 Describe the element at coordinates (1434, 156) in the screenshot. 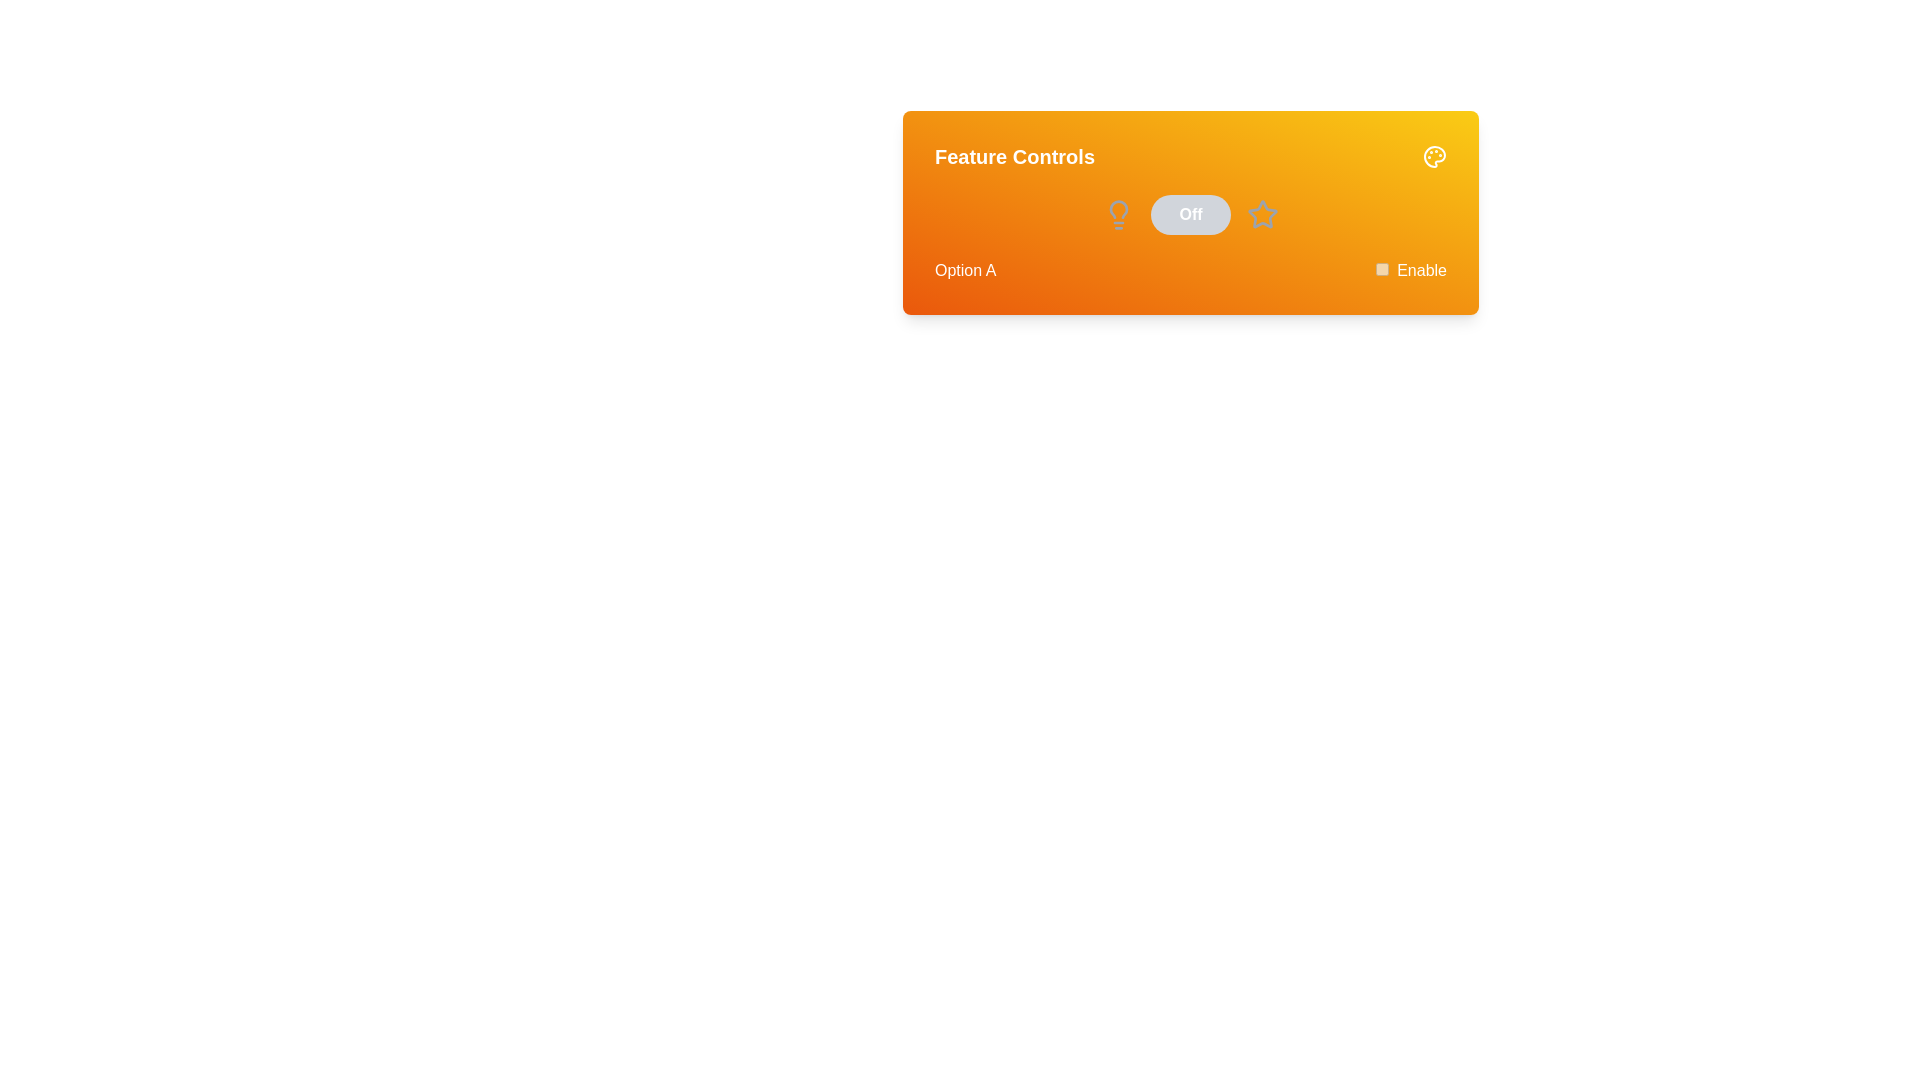

I see `the palette icon located on the far-right edge of the 'Feature Controls' section, which has a circular shape with smaller circular elements indicating paint wells, styled in white on an orange background` at that location.